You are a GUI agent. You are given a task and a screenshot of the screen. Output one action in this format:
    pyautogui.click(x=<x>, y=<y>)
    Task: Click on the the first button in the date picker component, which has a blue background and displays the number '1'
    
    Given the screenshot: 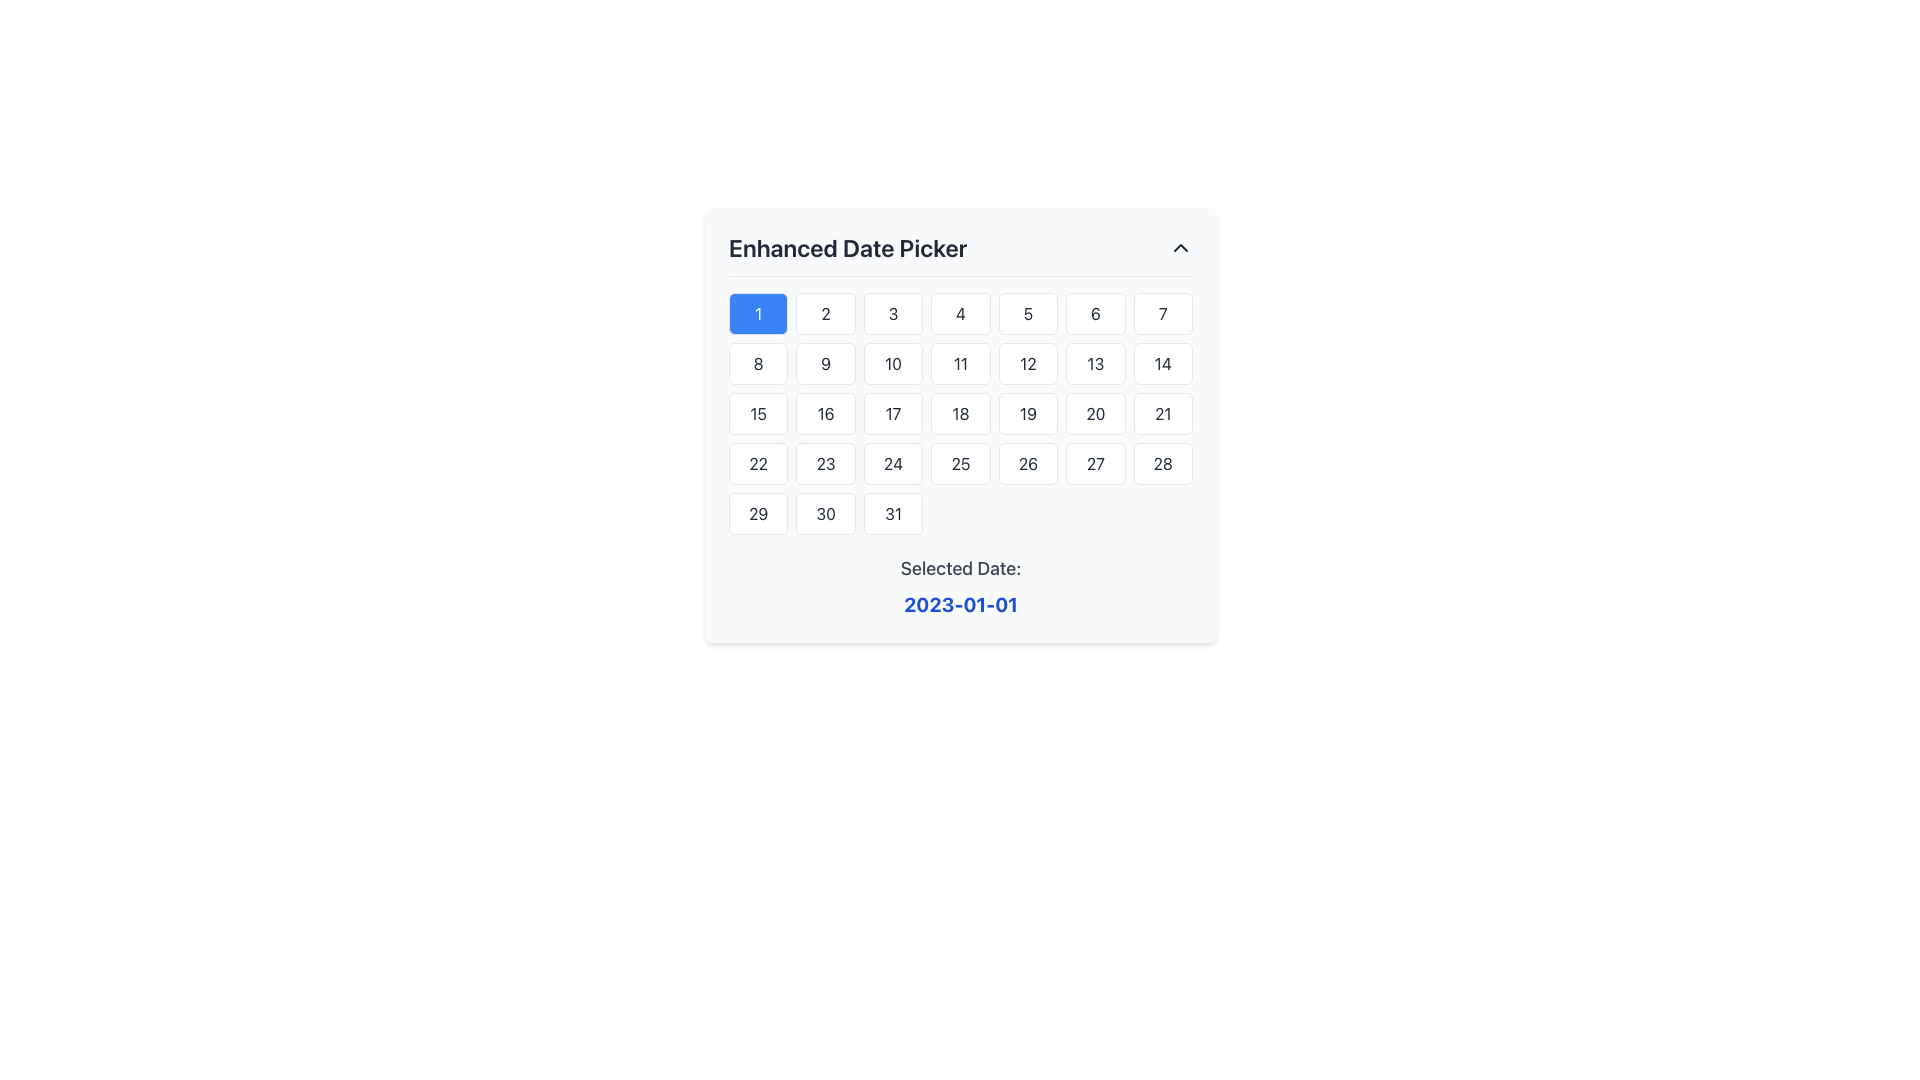 What is the action you would take?
    pyautogui.click(x=757, y=313)
    